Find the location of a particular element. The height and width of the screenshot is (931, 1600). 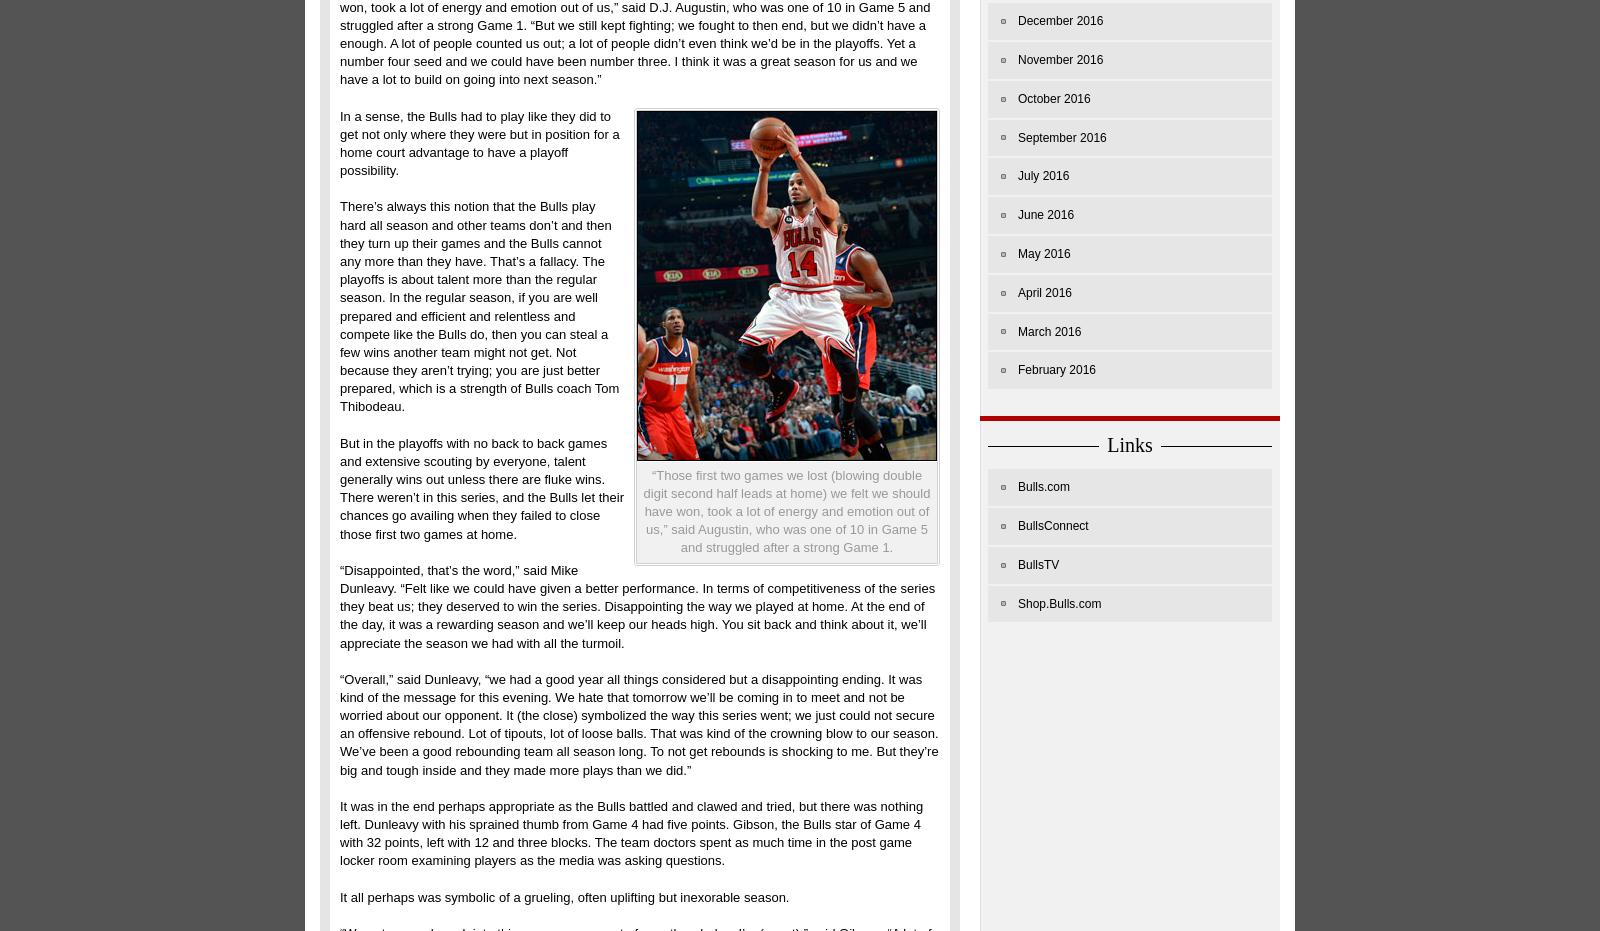

'It was in the end perhaps appropriate as the Bulls battled and clawed and tried, but there was nothing left. Dunleavy with his sprained thumb from Game 4 had five points. Gibson, the Bulls star of Game 4 with 32 points, left with 12 and three blocks. The team doctors spent as much time in the post game locker room examining players as the media was asking questions.' is located at coordinates (631, 831).